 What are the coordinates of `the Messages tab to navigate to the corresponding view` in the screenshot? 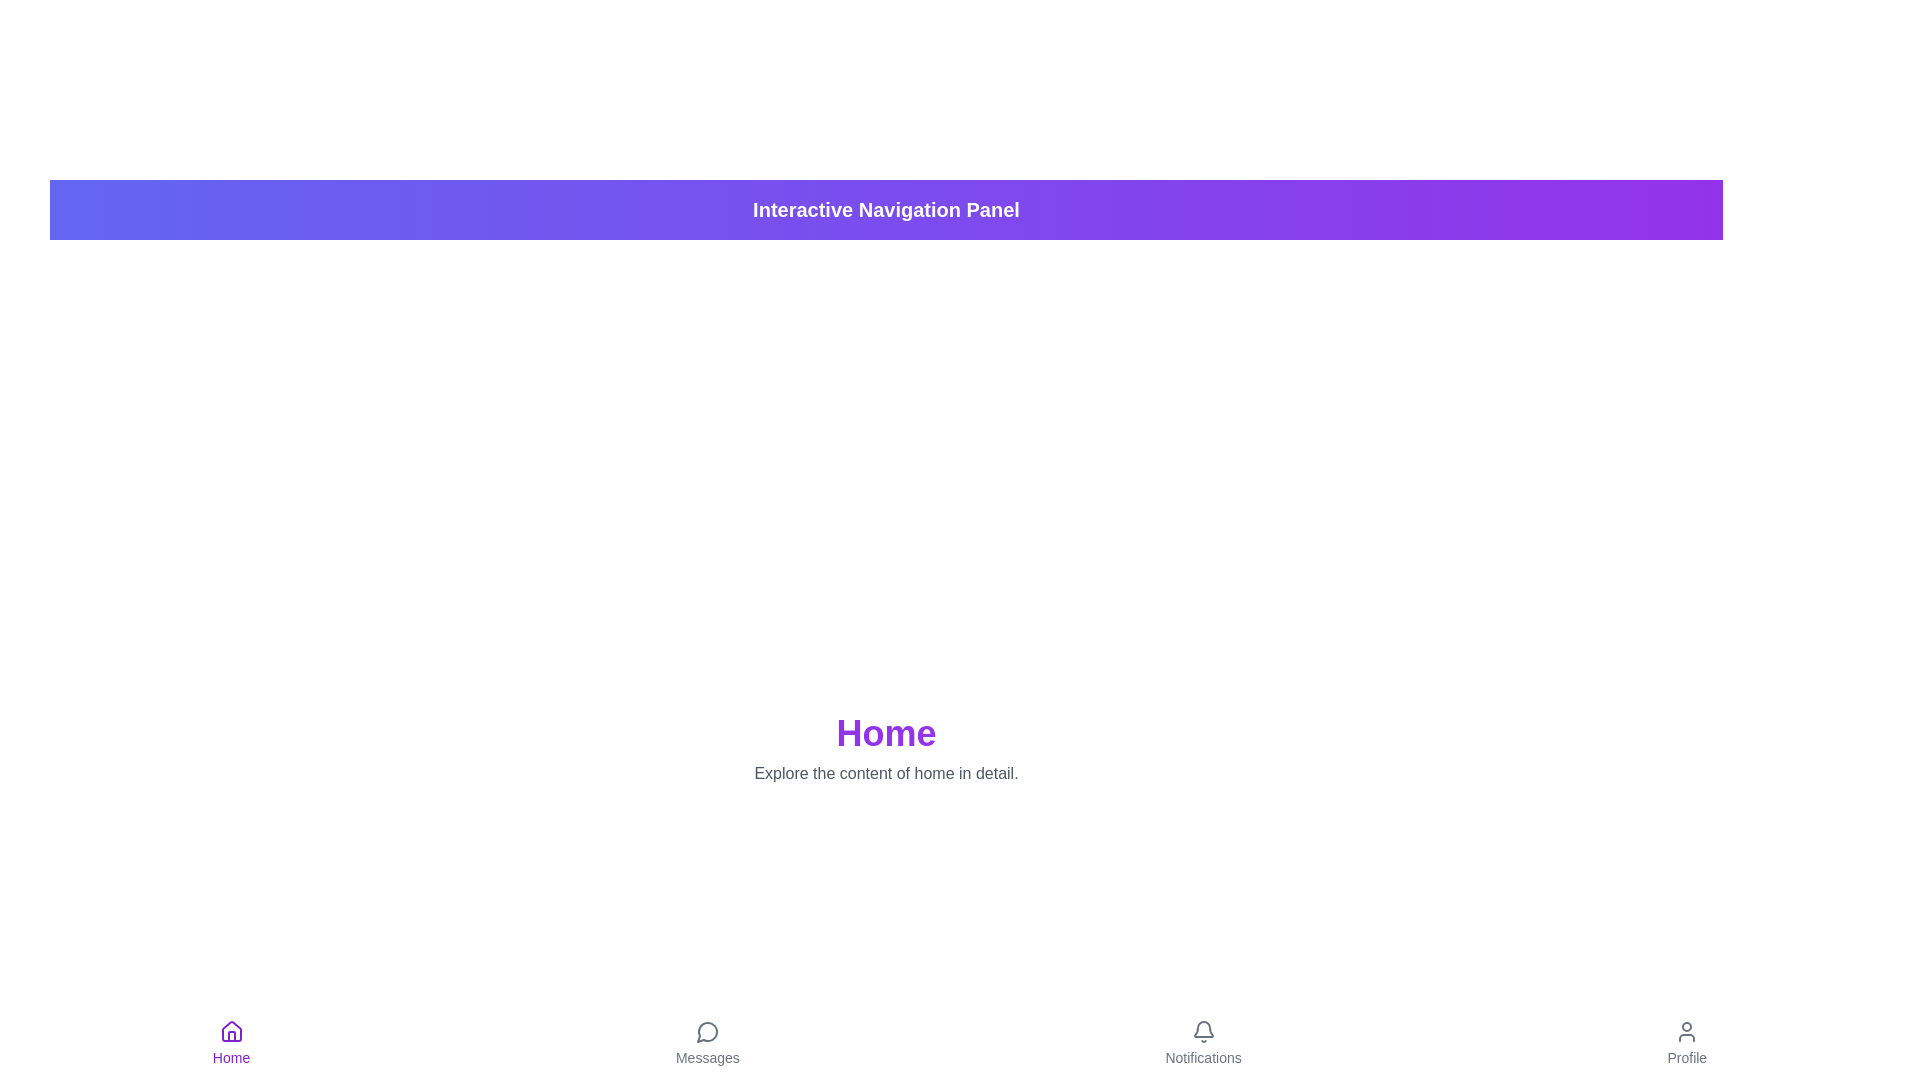 It's located at (707, 1043).